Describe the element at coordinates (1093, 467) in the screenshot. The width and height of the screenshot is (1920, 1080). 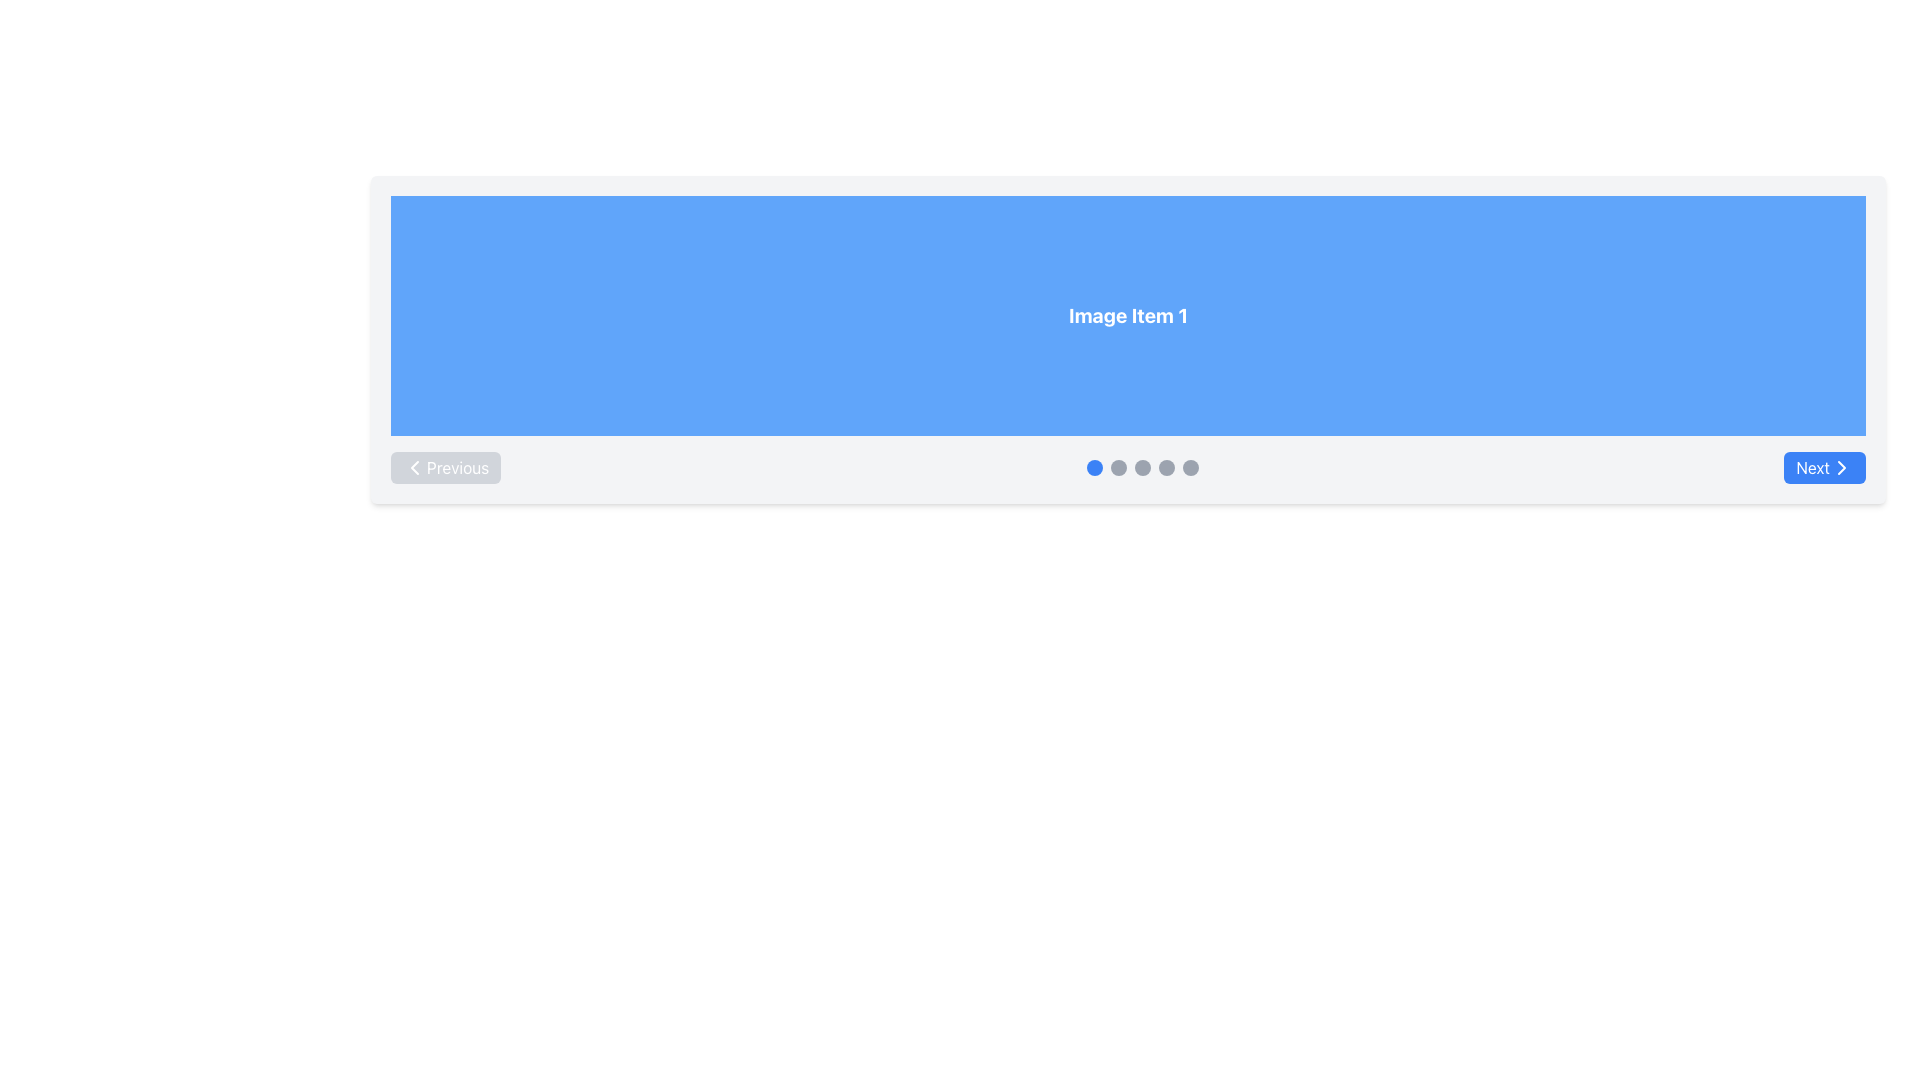
I see `the first interactive circular button from the left in the group of five buttons located near the bottom center of the interface` at that location.